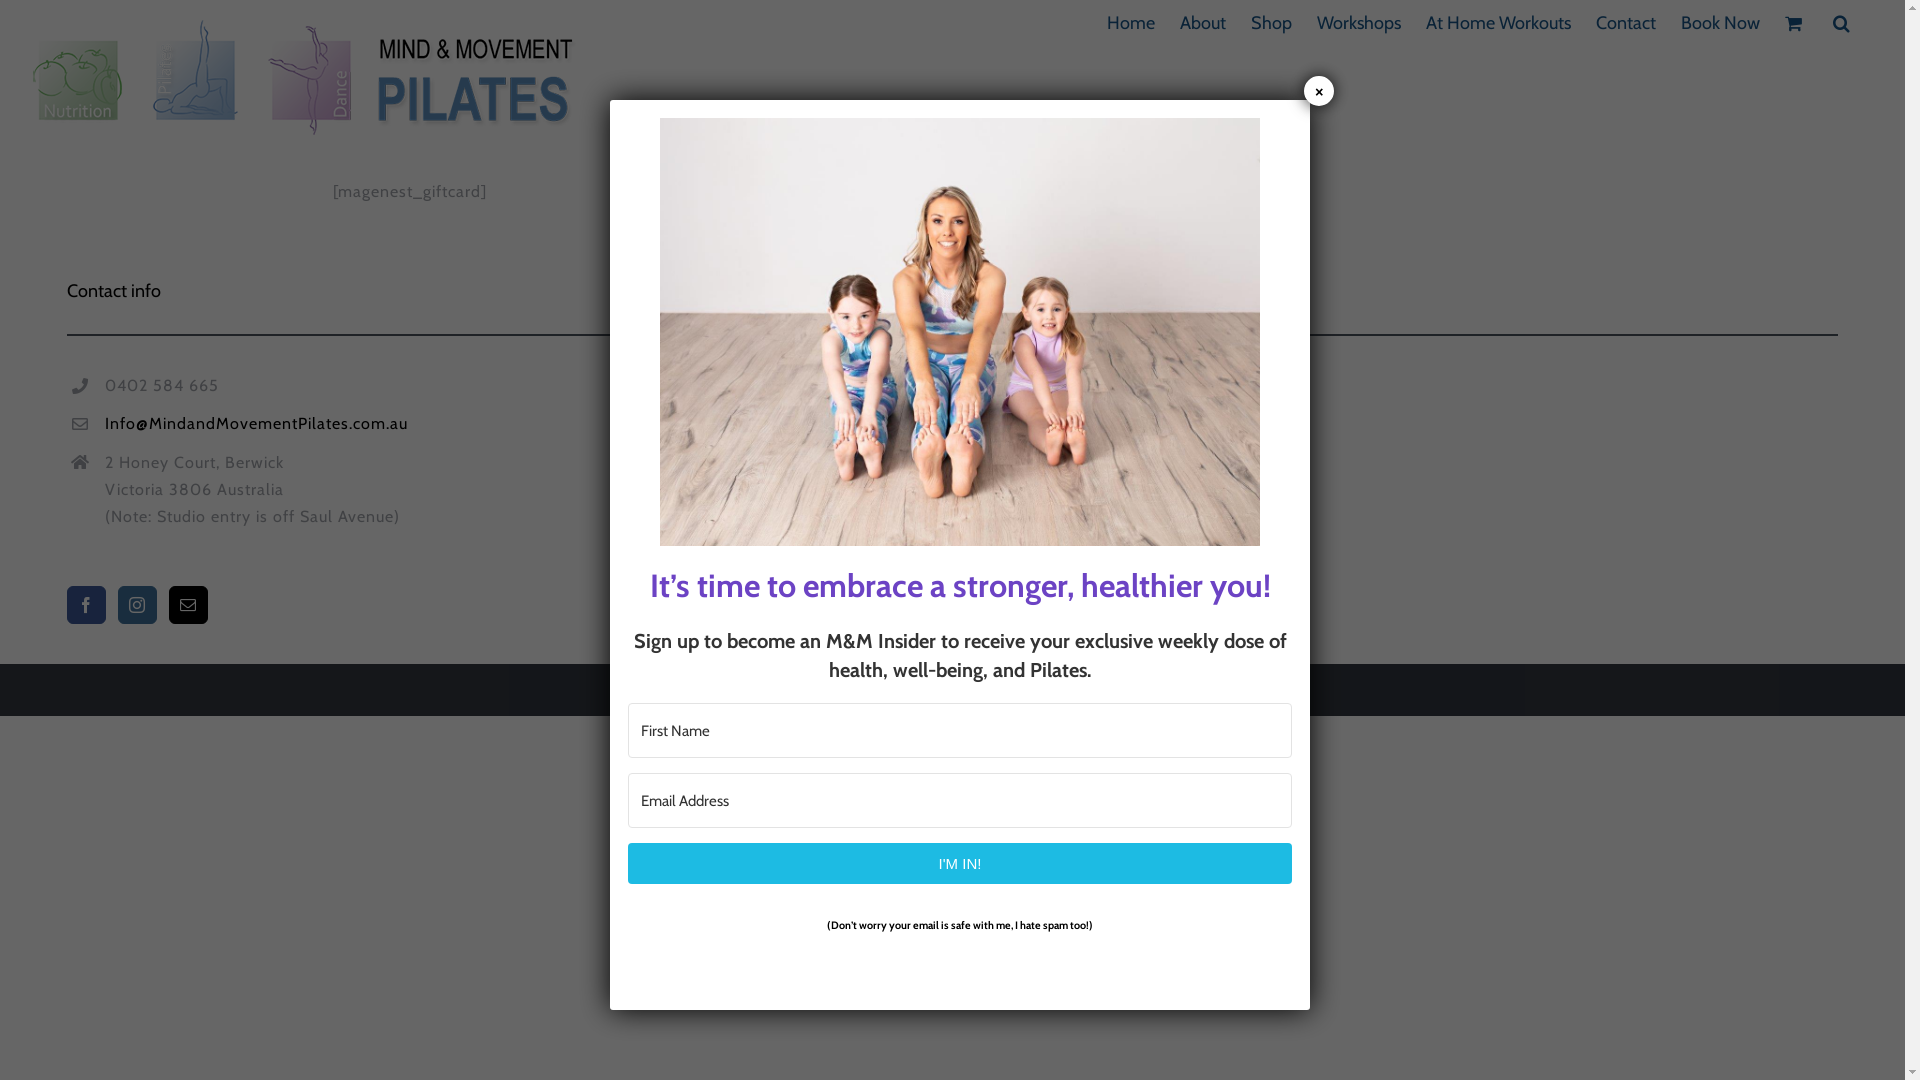 The image size is (1920, 1080). What do you see at coordinates (1498, 22) in the screenshot?
I see `'At Home Workouts'` at bounding box center [1498, 22].